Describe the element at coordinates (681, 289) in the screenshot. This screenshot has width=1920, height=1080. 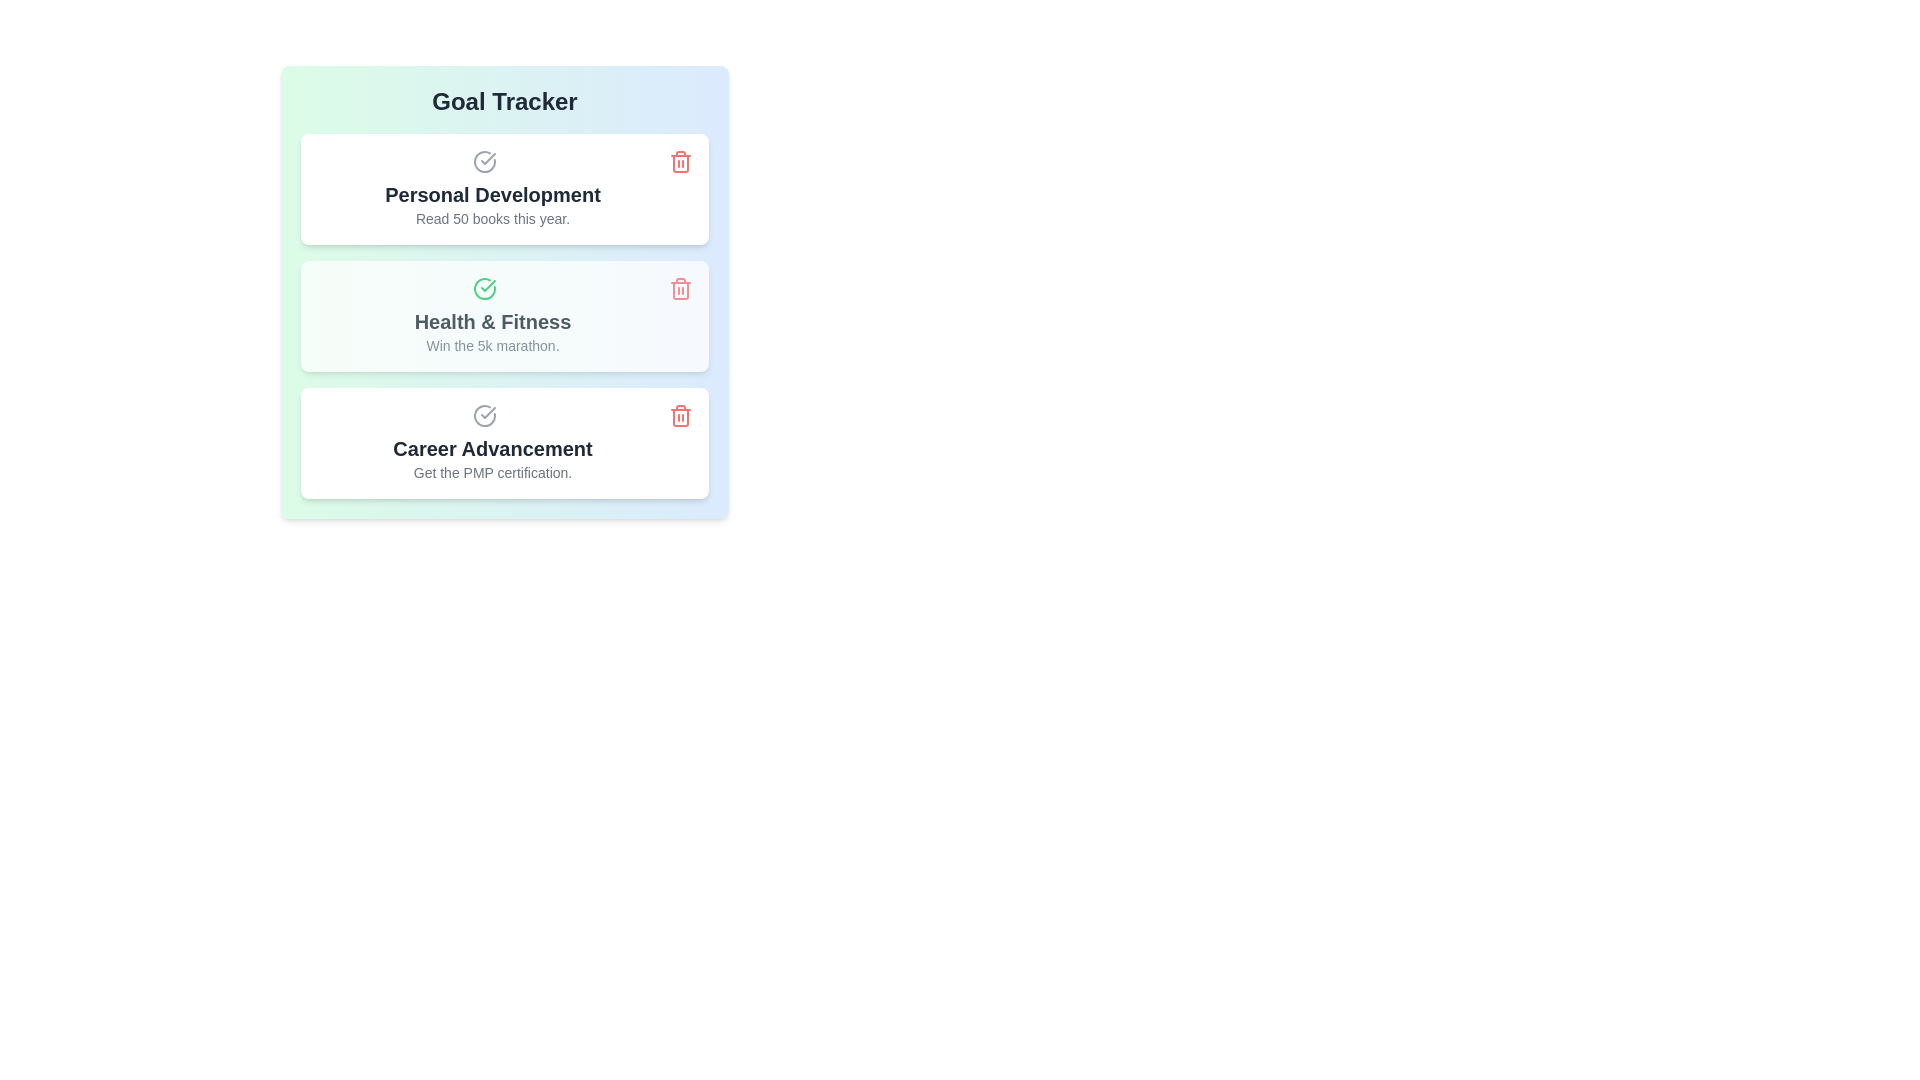
I see `the delete button for the goal titled 'Health & Fitness'` at that location.